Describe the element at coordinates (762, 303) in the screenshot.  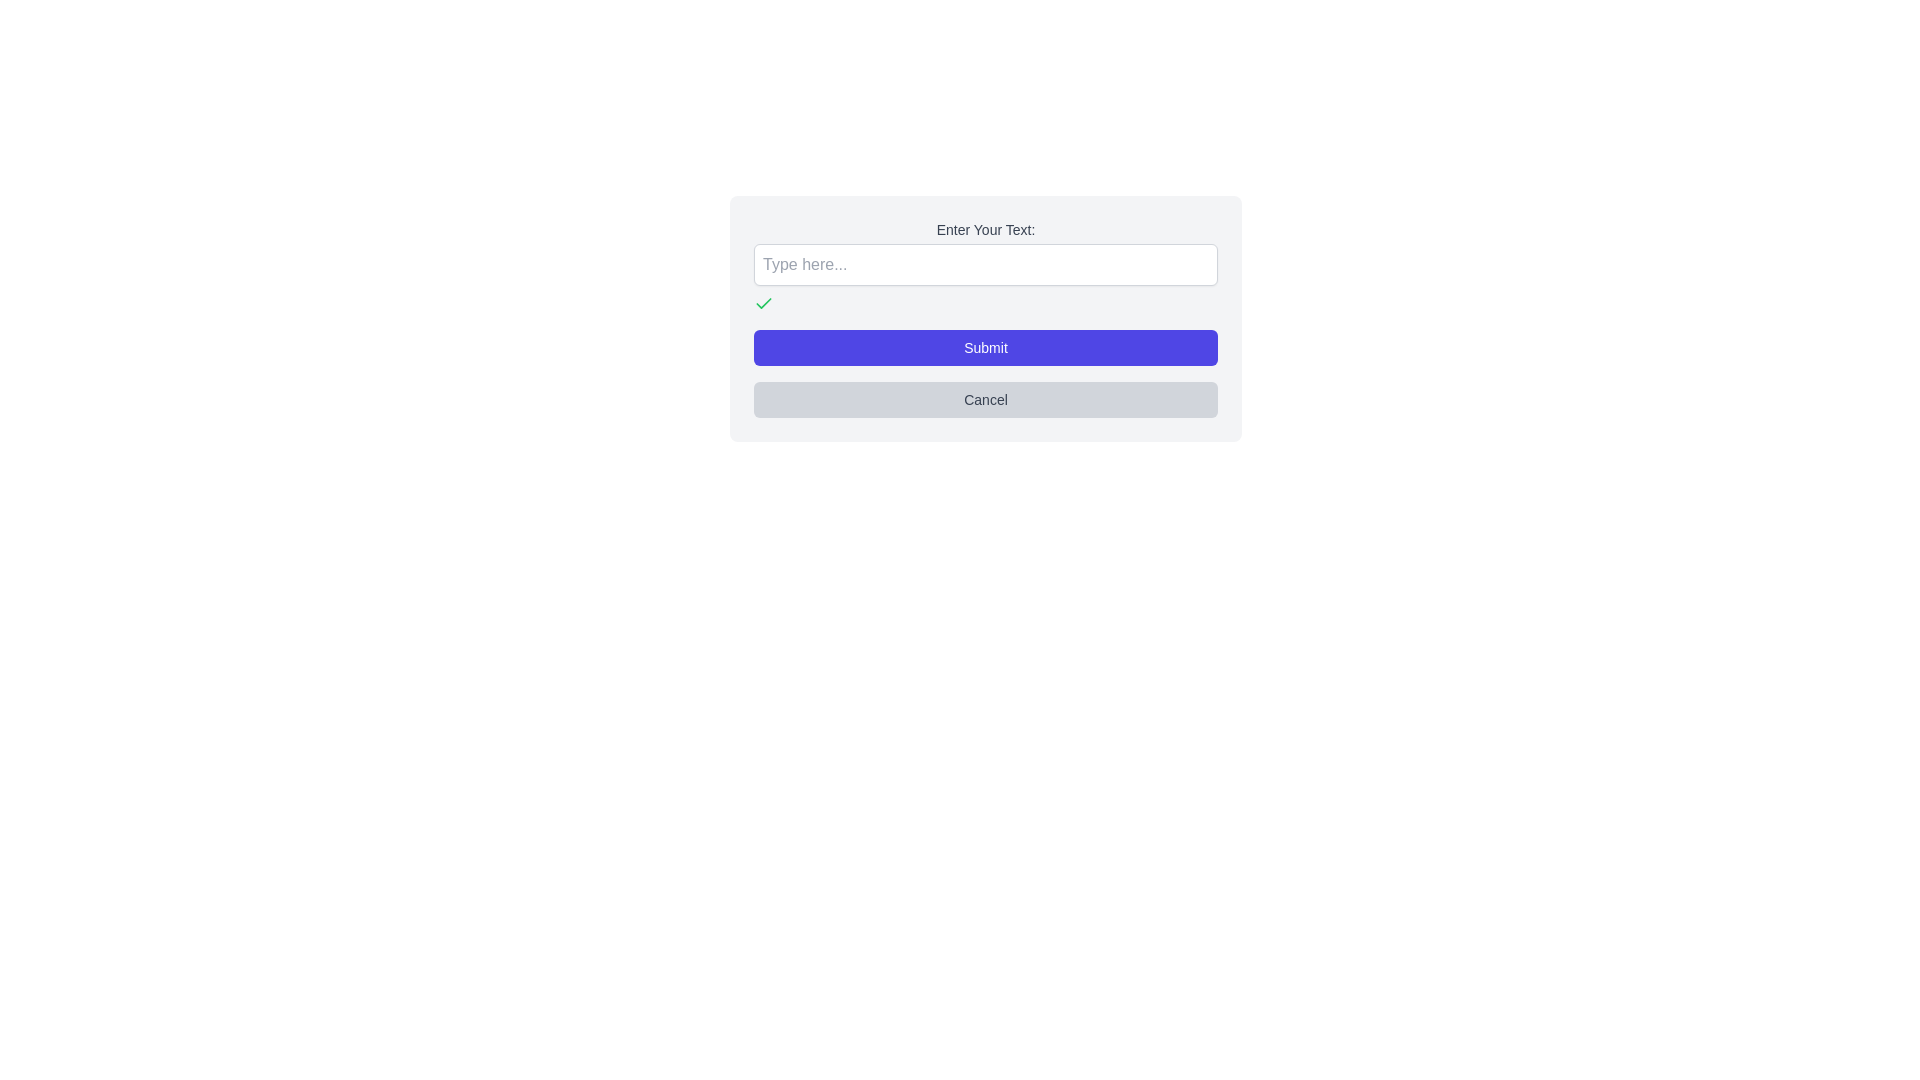
I see `the green checkmark icon located below the 'Type here...' input field in the form interface` at that location.